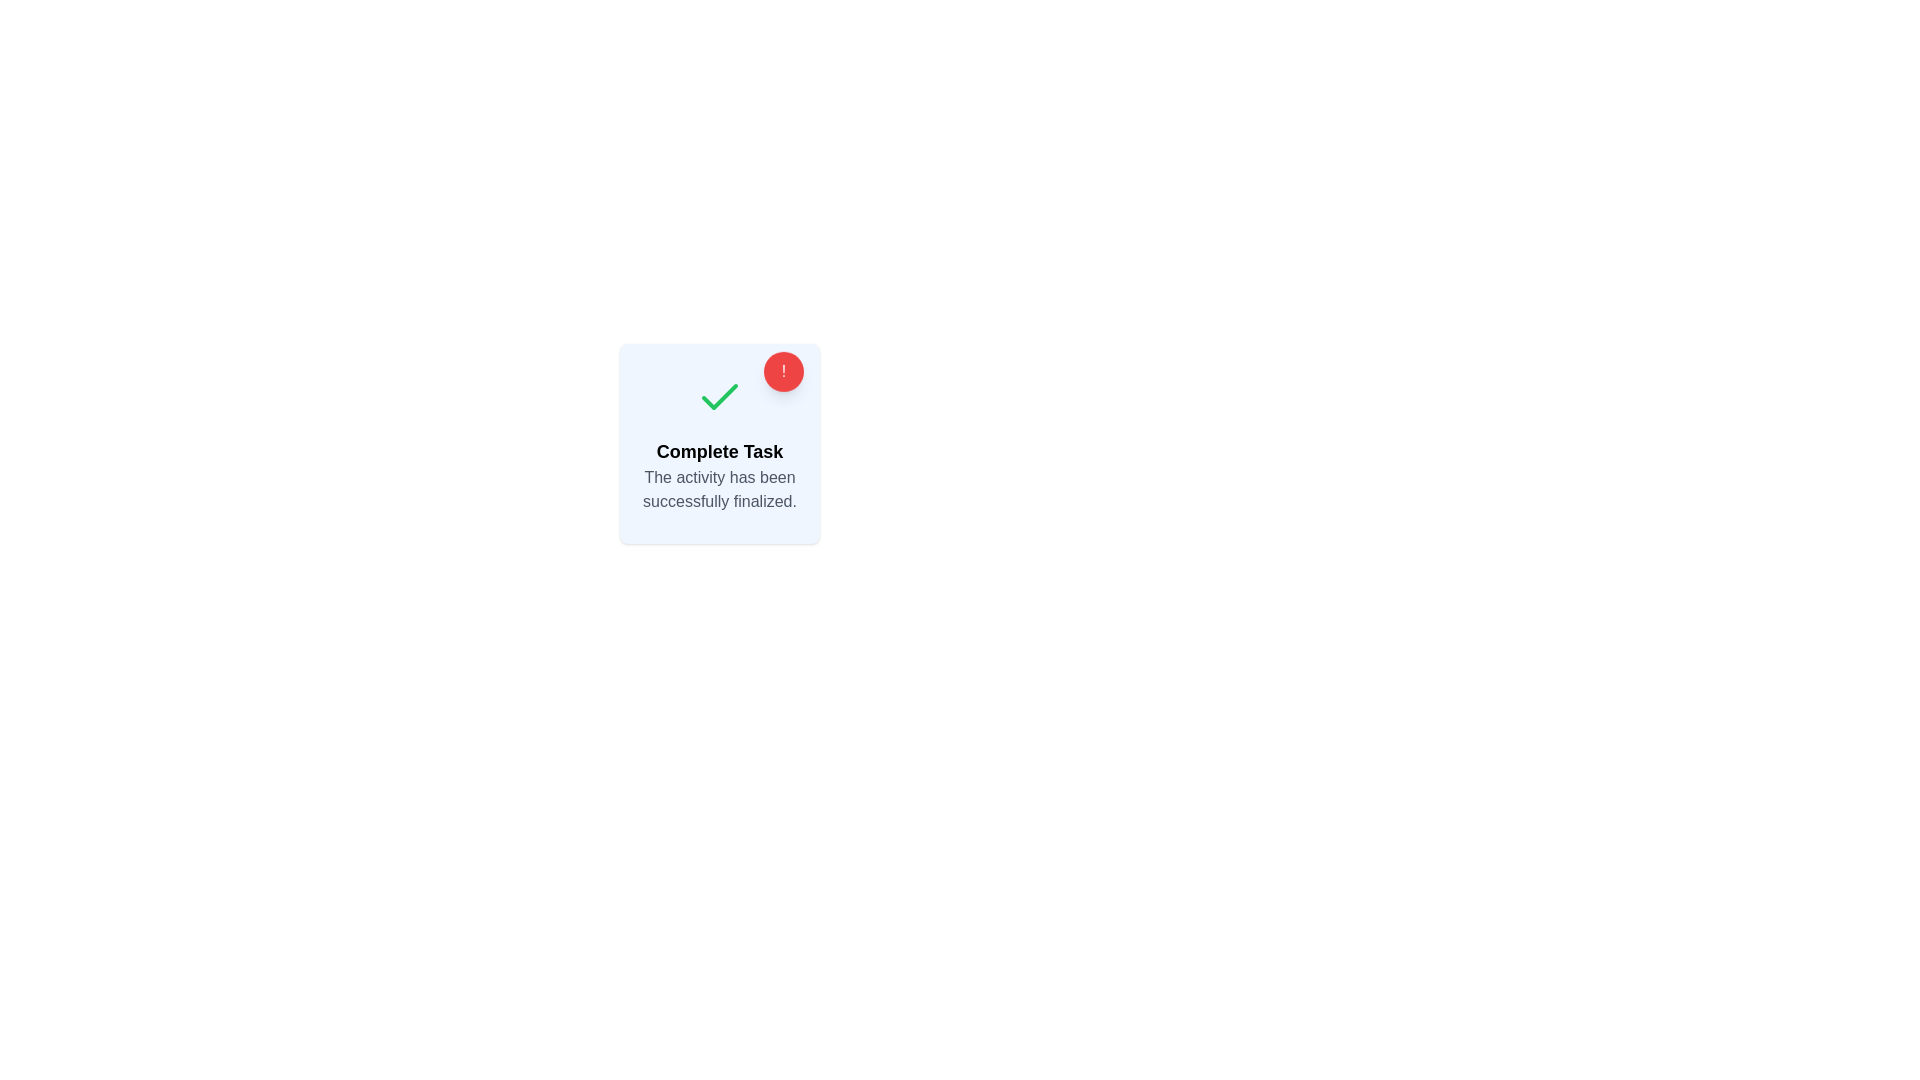  Describe the element at coordinates (720, 489) in the screenshot. I see `the text label displaying 'The activity has been successfully finalized.' which is styled in gray and positioned beneath the 'Complete Task' text` at that location.